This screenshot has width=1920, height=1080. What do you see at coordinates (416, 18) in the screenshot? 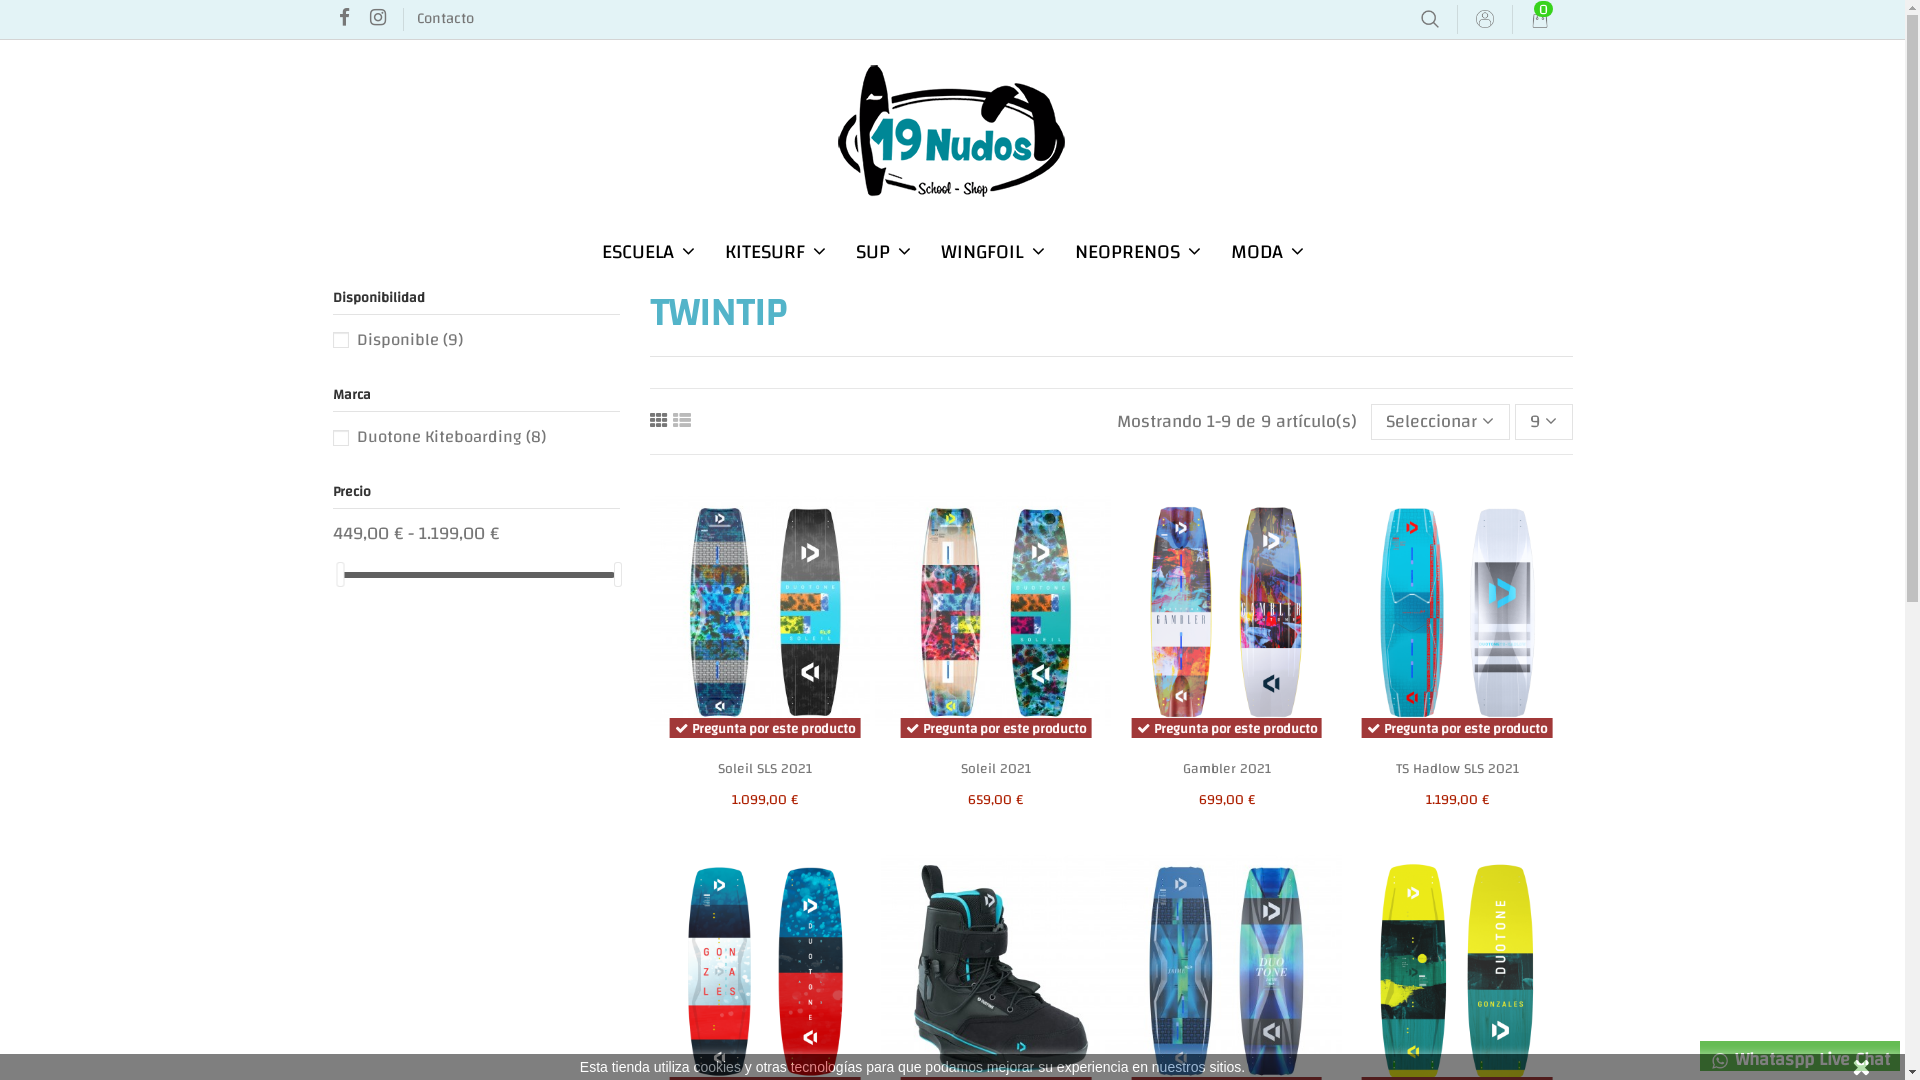
I see `'Contacto'` at bounding box center [416, 18].